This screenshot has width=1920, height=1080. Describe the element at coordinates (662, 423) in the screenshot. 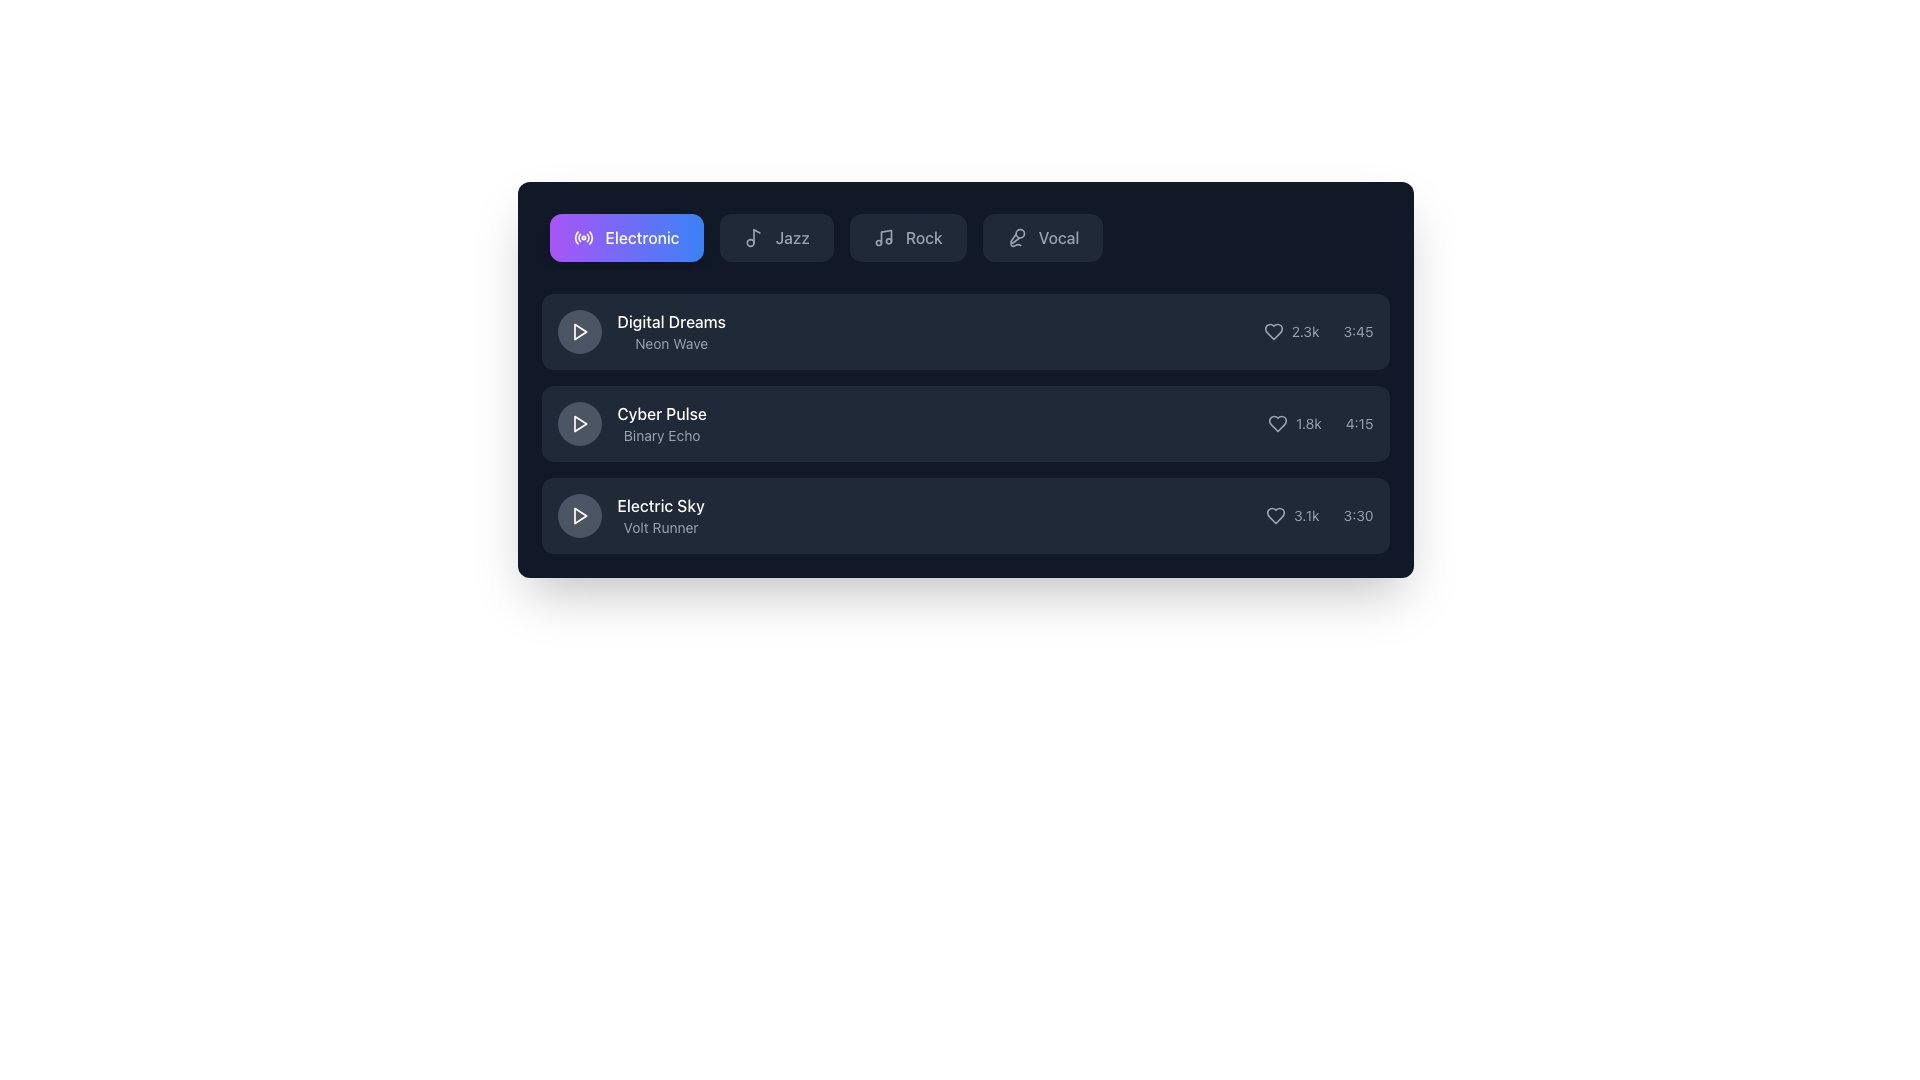

I see `the Text label displaying 'Cyber Pulse' and 'Binary Echo', located in the second row of the list structure, adjacent to the play button icon` at that location.